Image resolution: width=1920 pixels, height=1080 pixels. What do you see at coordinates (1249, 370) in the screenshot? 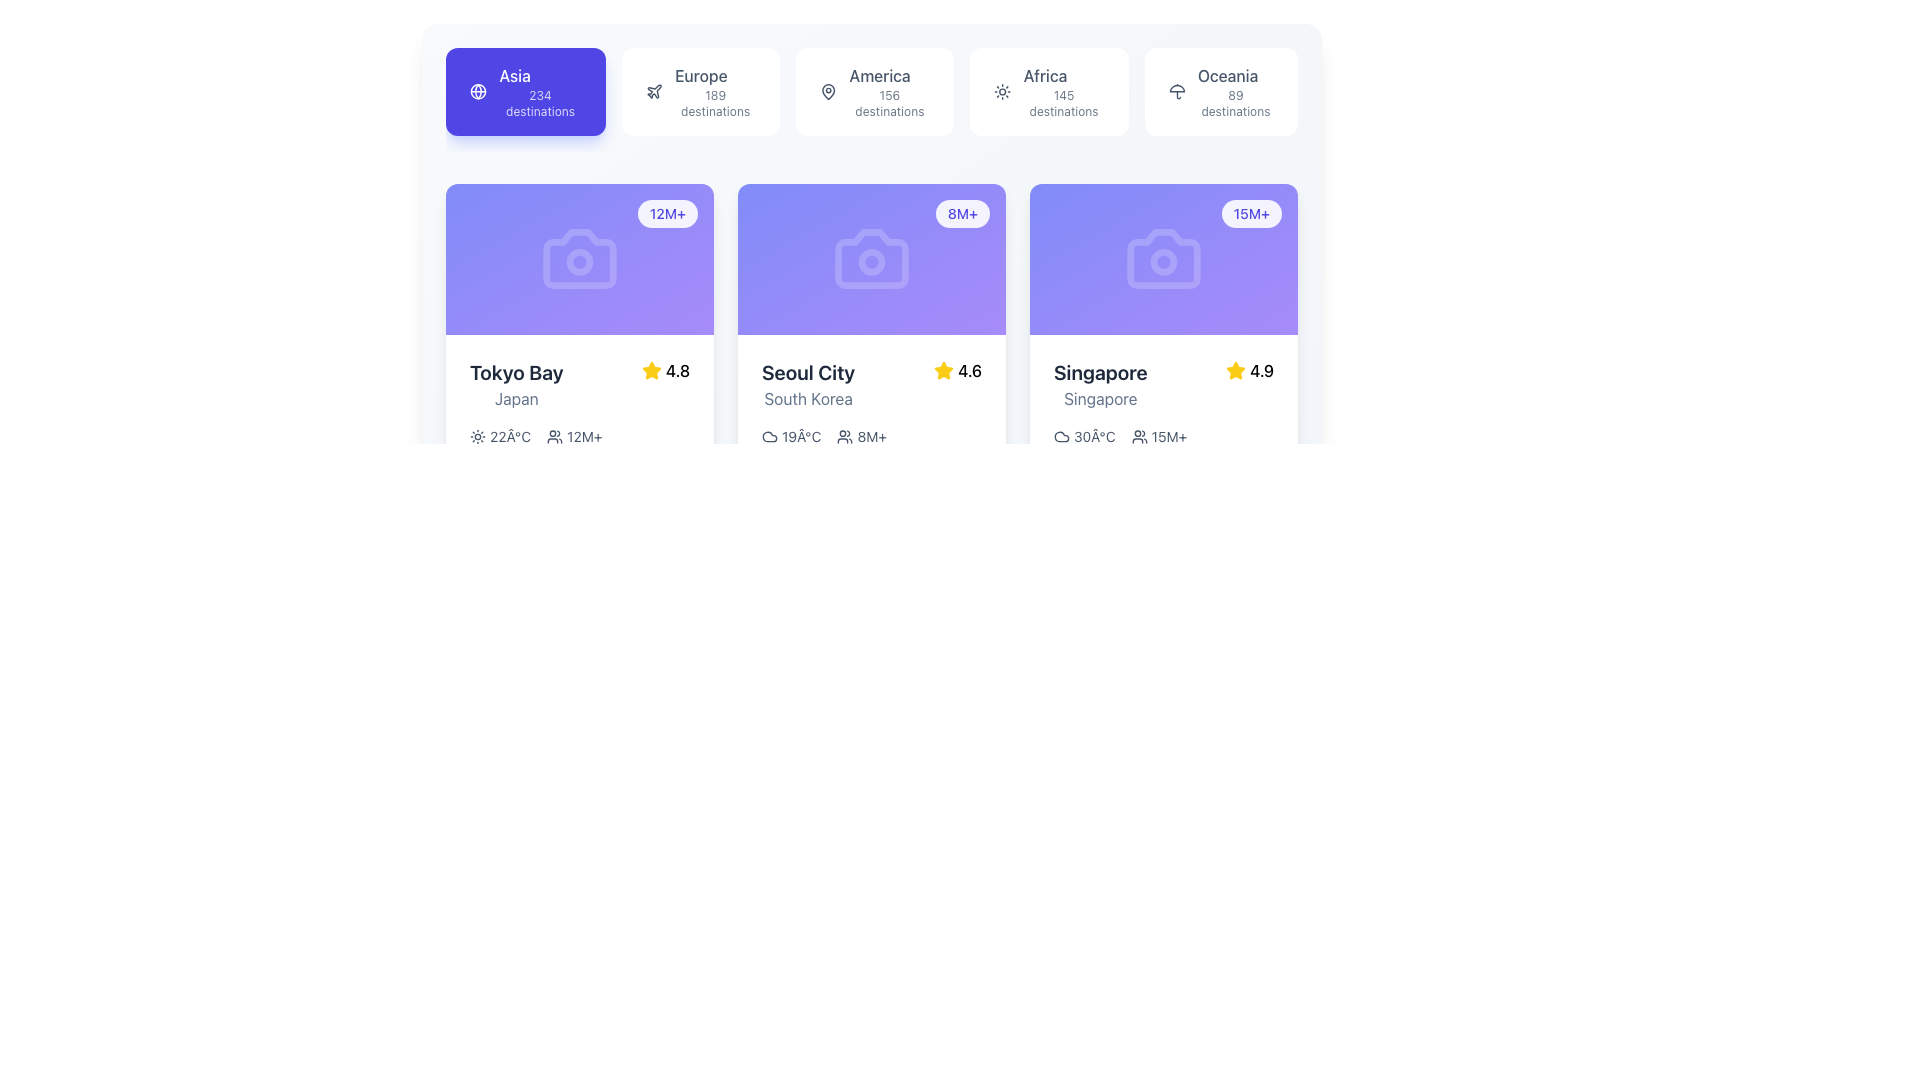
I see `the rating display element featuring a yellow star icon and the text '4.9', located at the bottom right corner of the 'Singapore' card` at bounding box center [1249, 370].